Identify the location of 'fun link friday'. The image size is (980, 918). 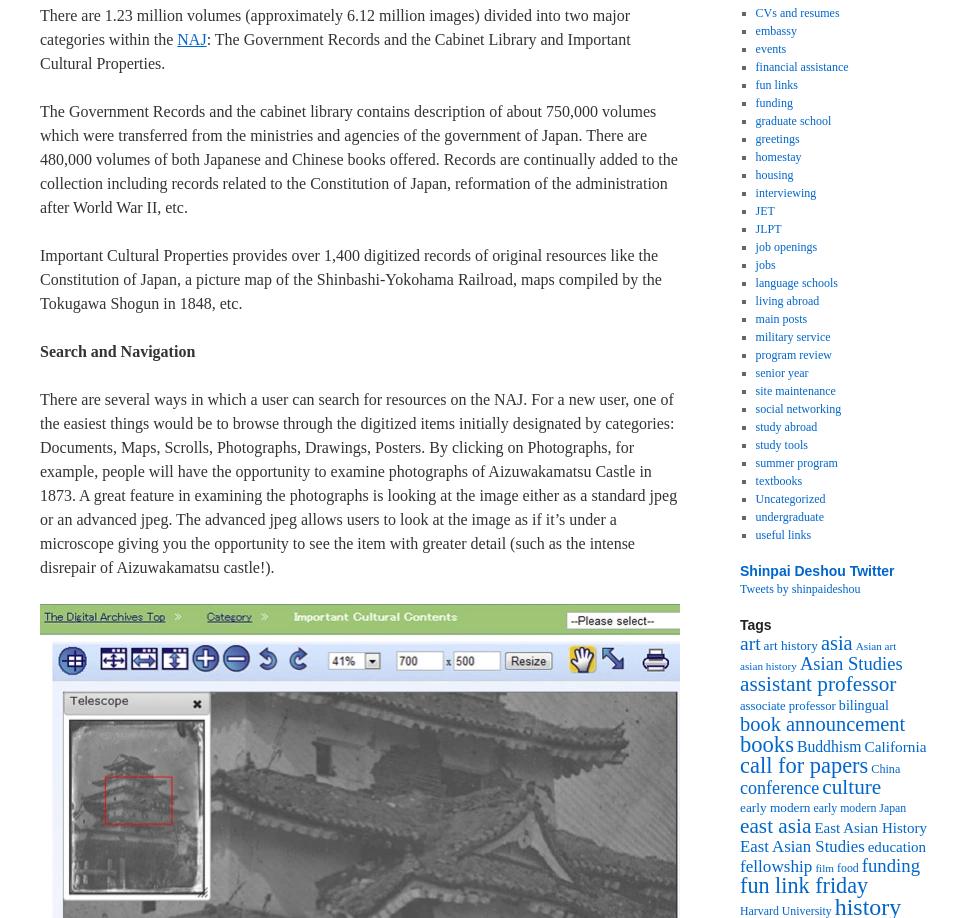
(803, 884).